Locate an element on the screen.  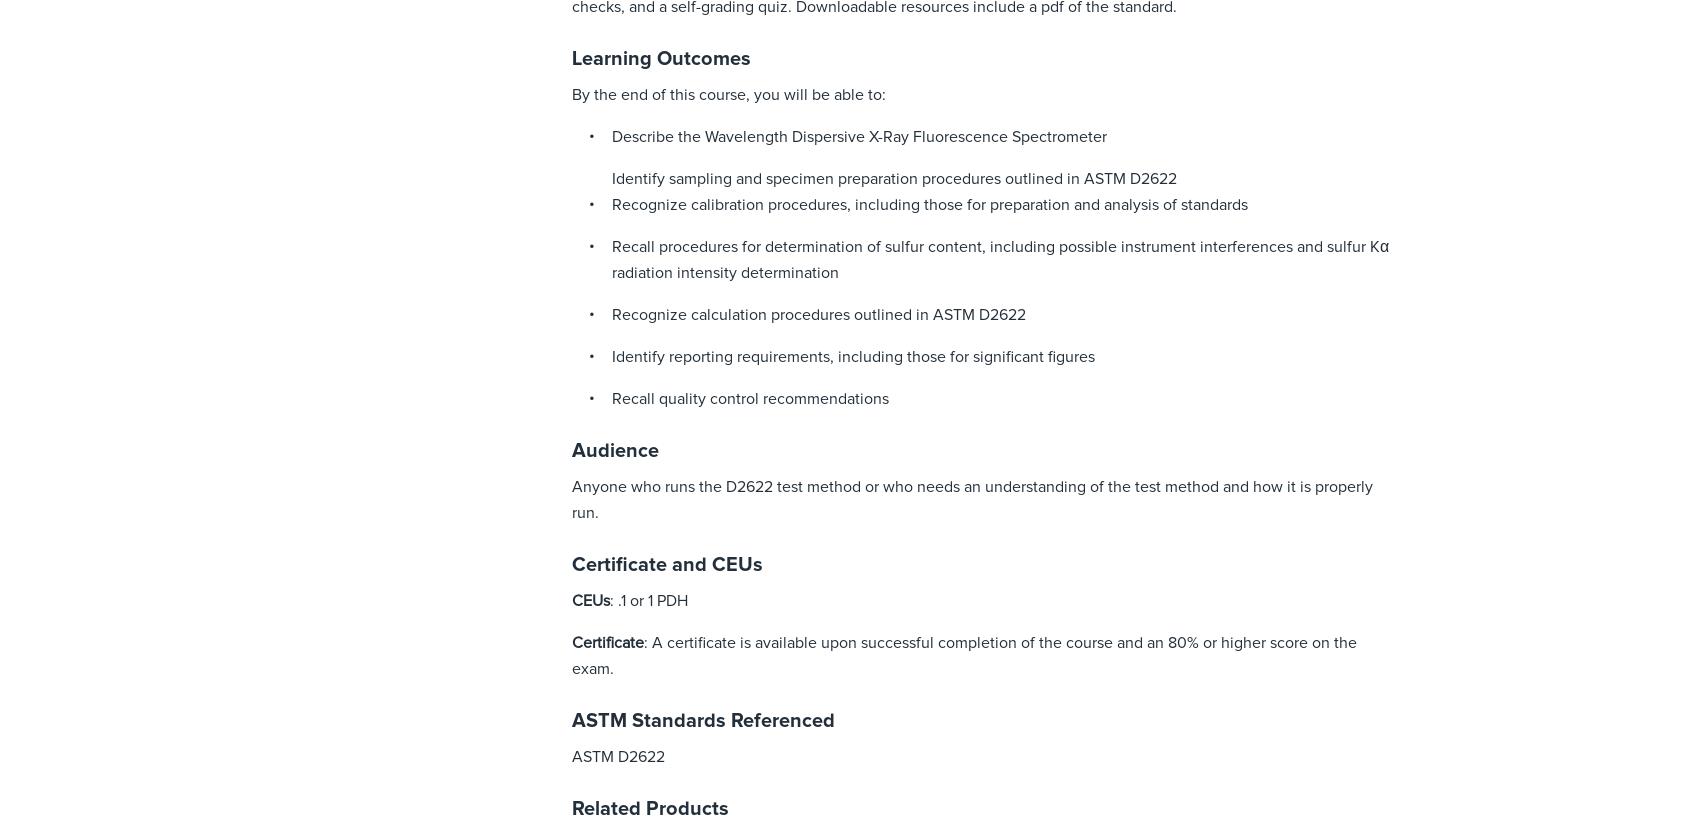
':  A certificate is available upon successful completion of the course and an 80% or higher score on the exam.' is located at coordinates (963, 655).